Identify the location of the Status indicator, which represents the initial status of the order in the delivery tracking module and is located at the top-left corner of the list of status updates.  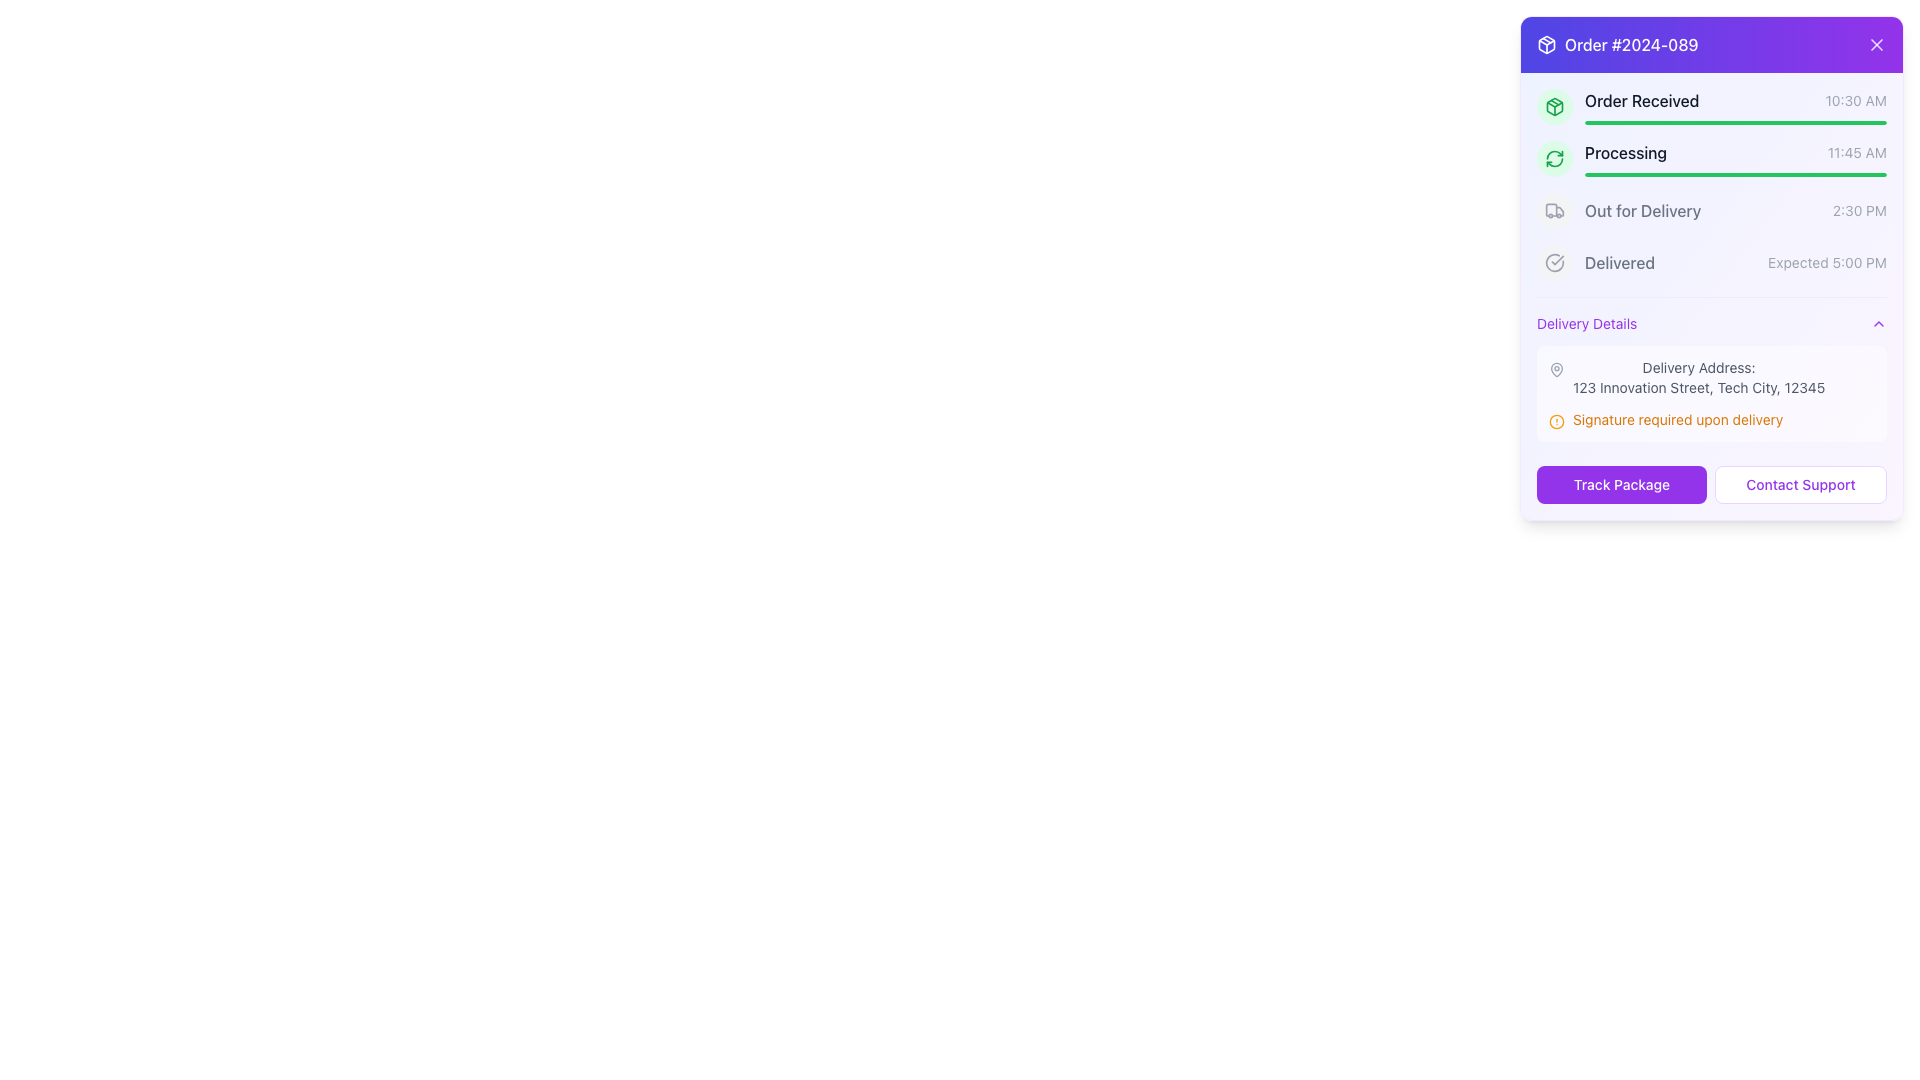
(1711, 107).